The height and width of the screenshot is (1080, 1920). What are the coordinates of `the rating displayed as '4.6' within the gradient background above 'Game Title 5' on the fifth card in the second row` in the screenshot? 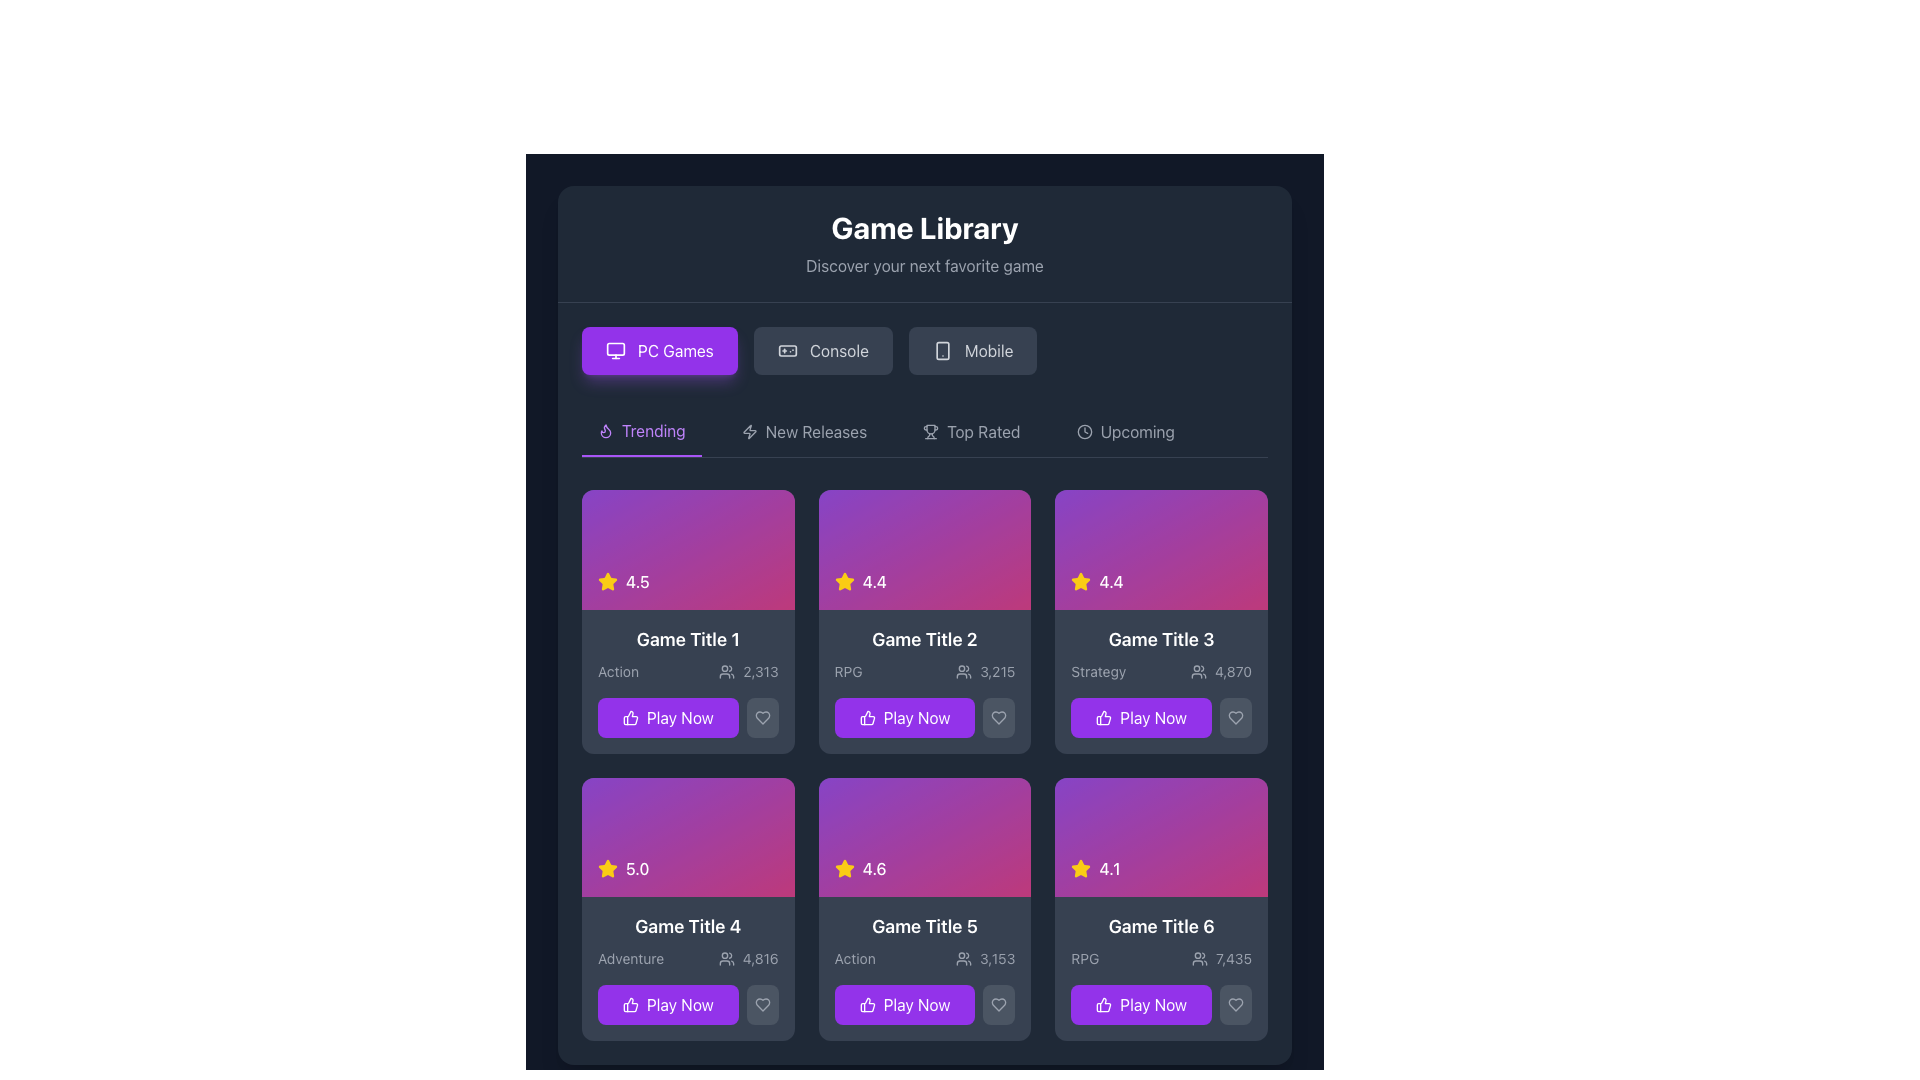 It's located at (924, 837).